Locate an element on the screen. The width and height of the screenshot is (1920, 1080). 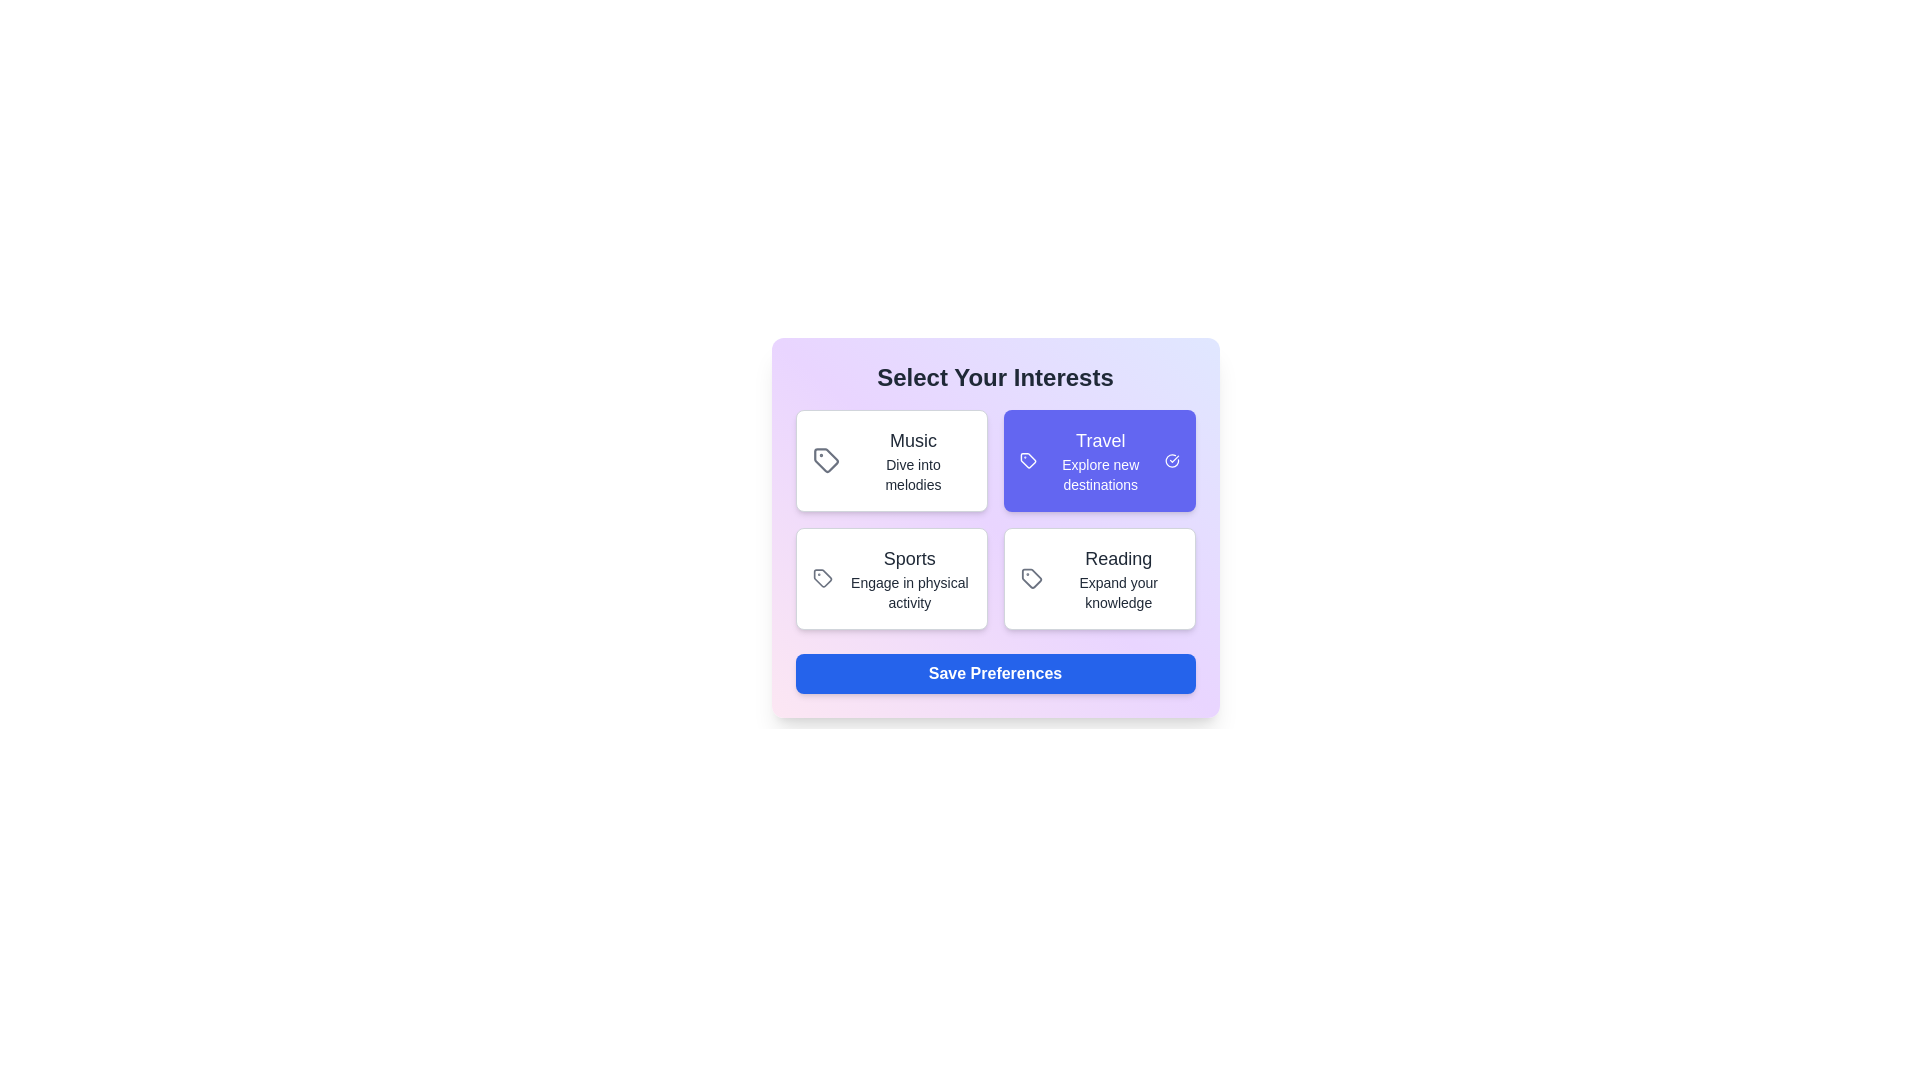
the interest card labeled Sports is located at coordinates (890, 578).